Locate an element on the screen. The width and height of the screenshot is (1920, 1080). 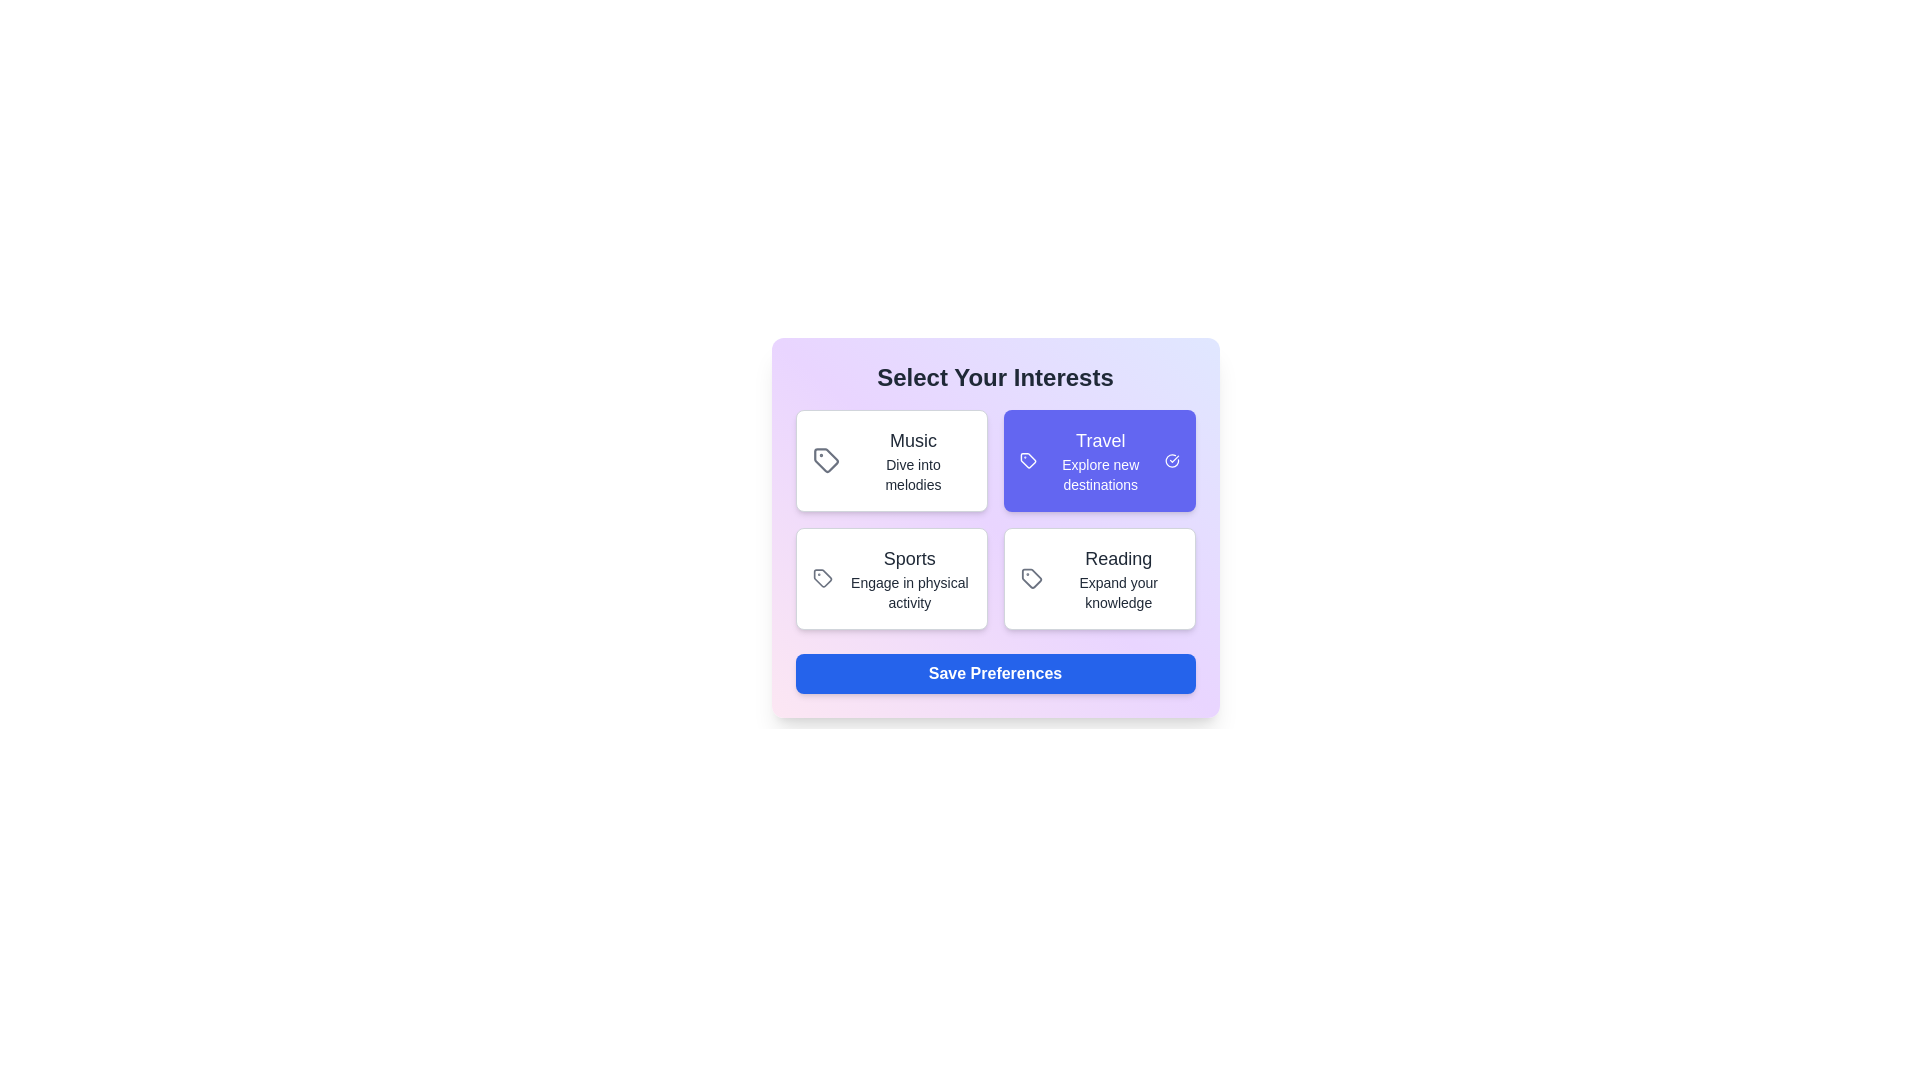
the interest card labeled Sports is located at coordinates (890, 578).